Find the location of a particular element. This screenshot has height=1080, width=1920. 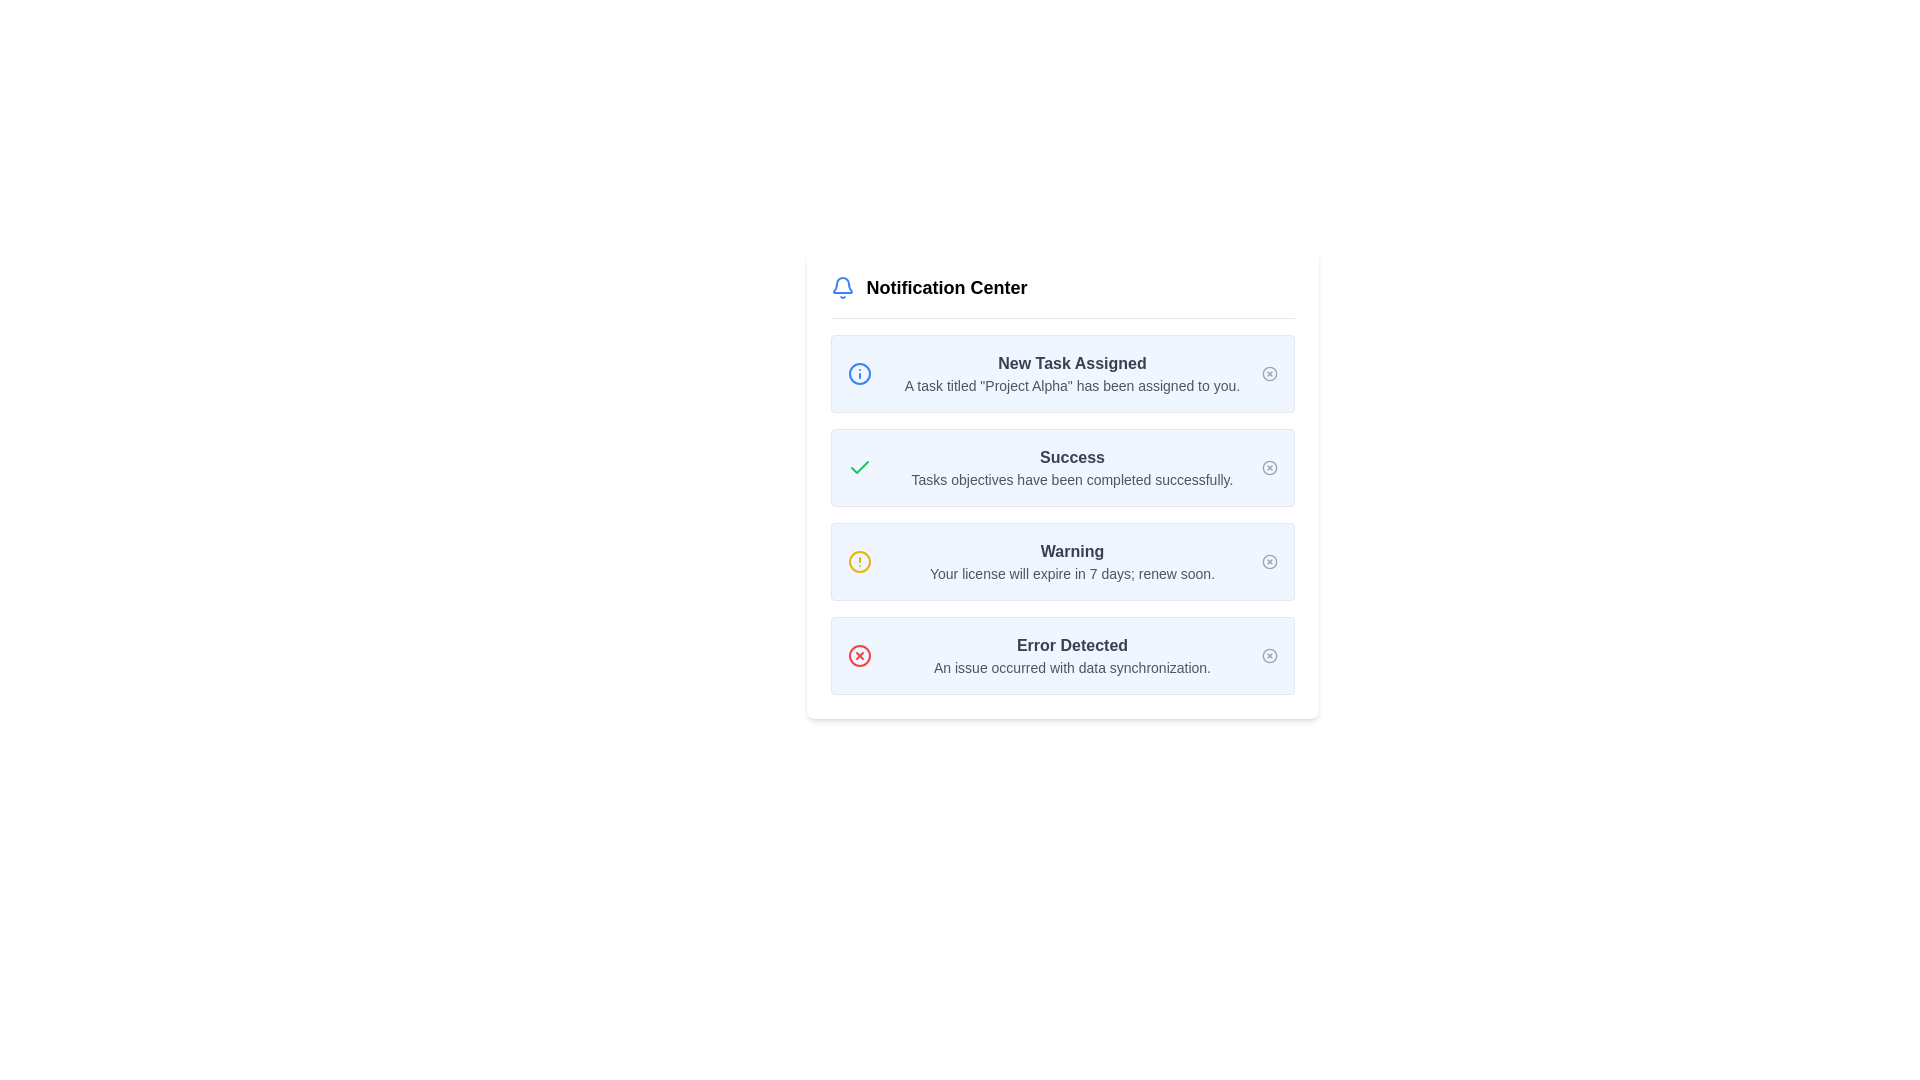

the text element that informs the user about the impending expiration of their license, which is the third notification item in the notification center is located at coordinates (1071, 562).